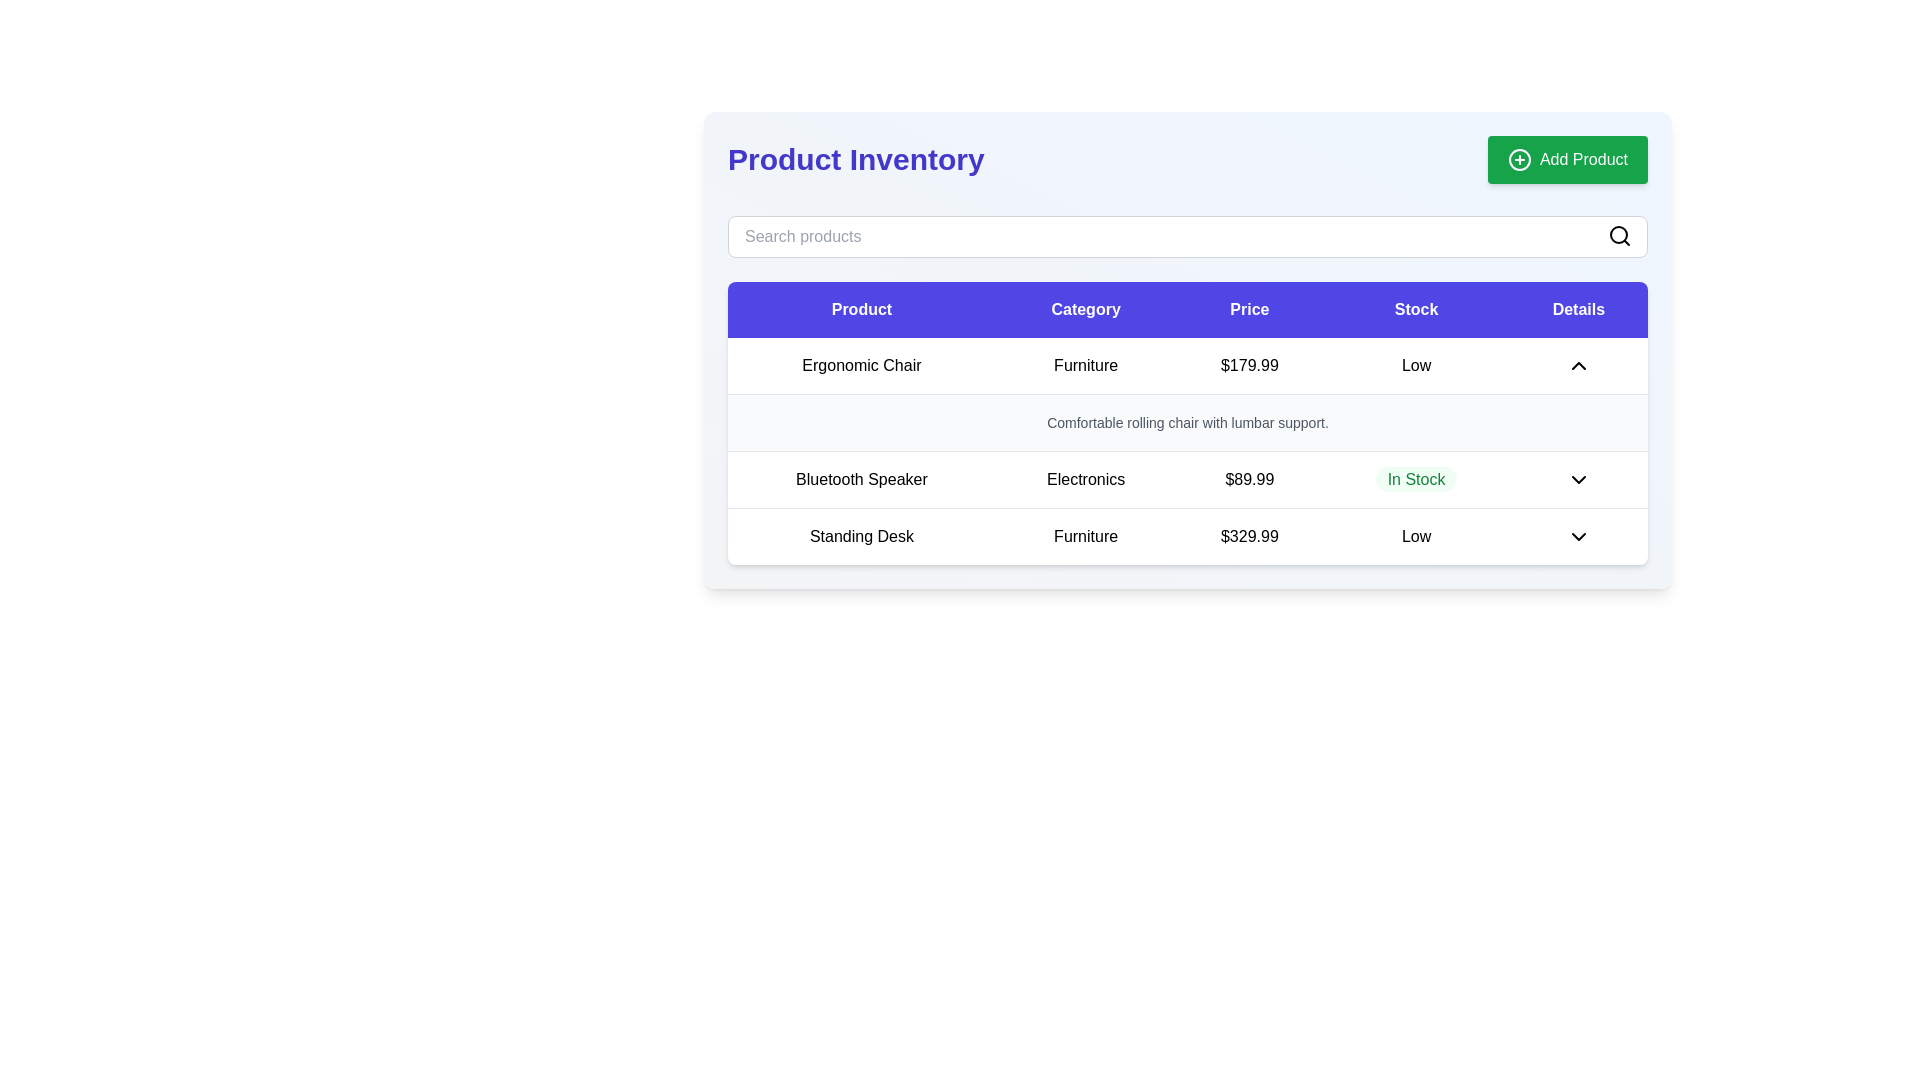 The image size is (1920, 1080). I want to click on the rectangular label displaying 'In Stock' in the 'Stock' column of the second row, styled with a green font and light green background, indicating product availability, so click(1415, 479).